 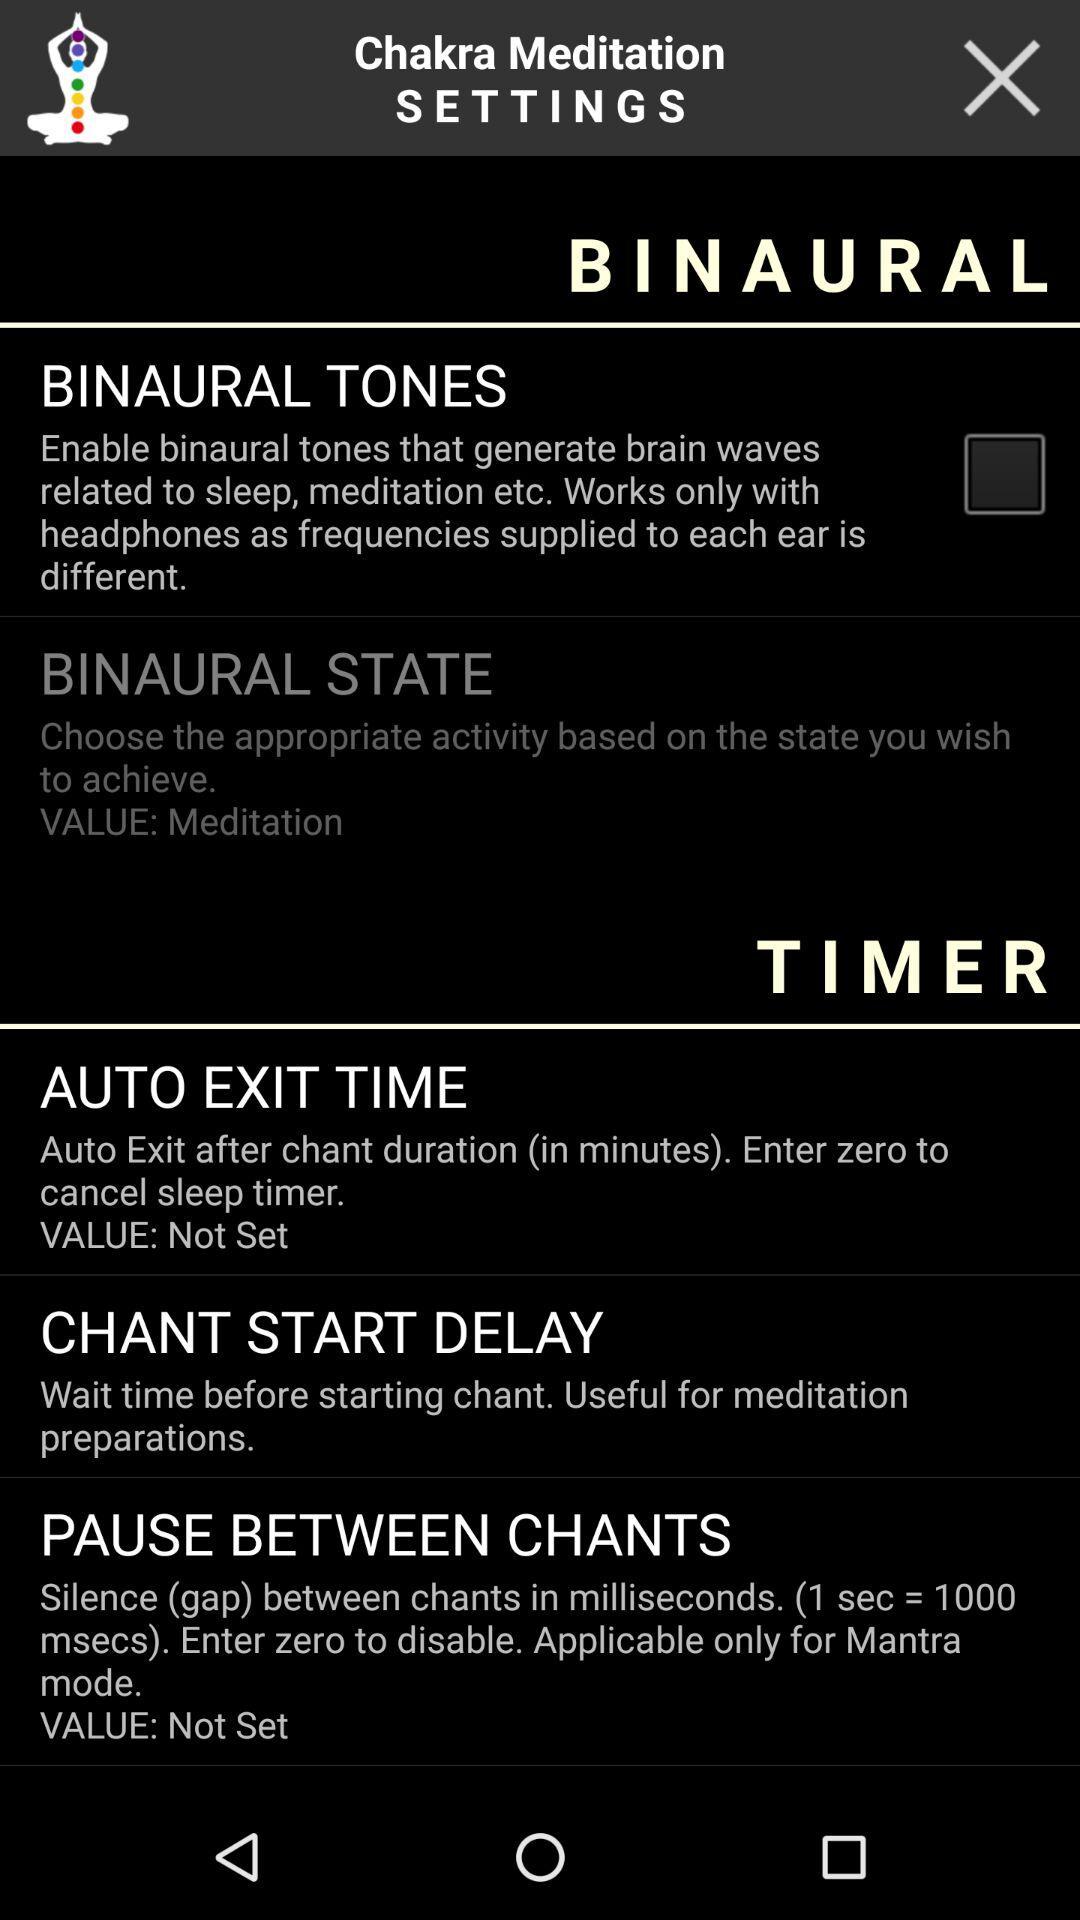 What do you see at coordinates (1002, 82) in the screenshot?
I see `the close icon` at bounding box center [1002, 82].